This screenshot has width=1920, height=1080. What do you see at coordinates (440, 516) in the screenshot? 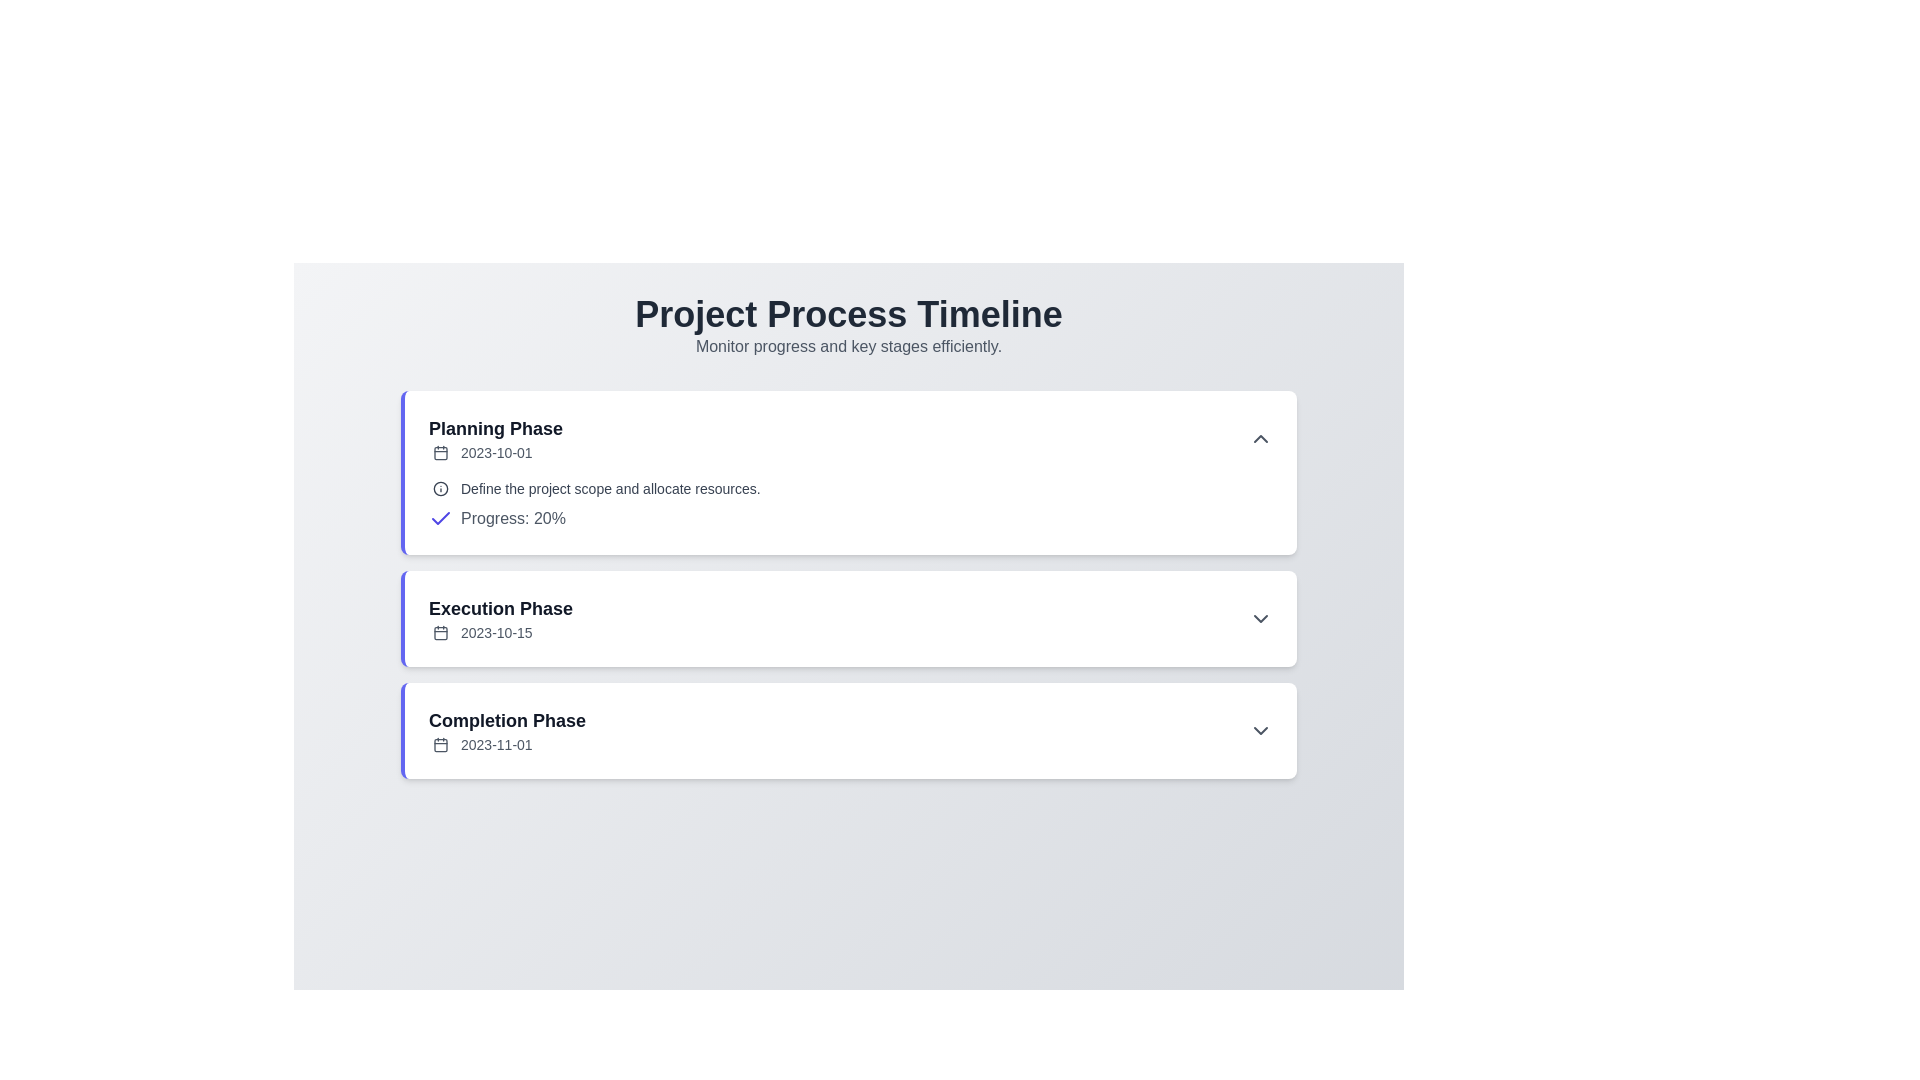
I see `the bold indigo checkmark icon located beside the text 'Progress: 20%' in the 'Planning Phase' card by moving the cursor to its center point` at bounding box center [440, 516].